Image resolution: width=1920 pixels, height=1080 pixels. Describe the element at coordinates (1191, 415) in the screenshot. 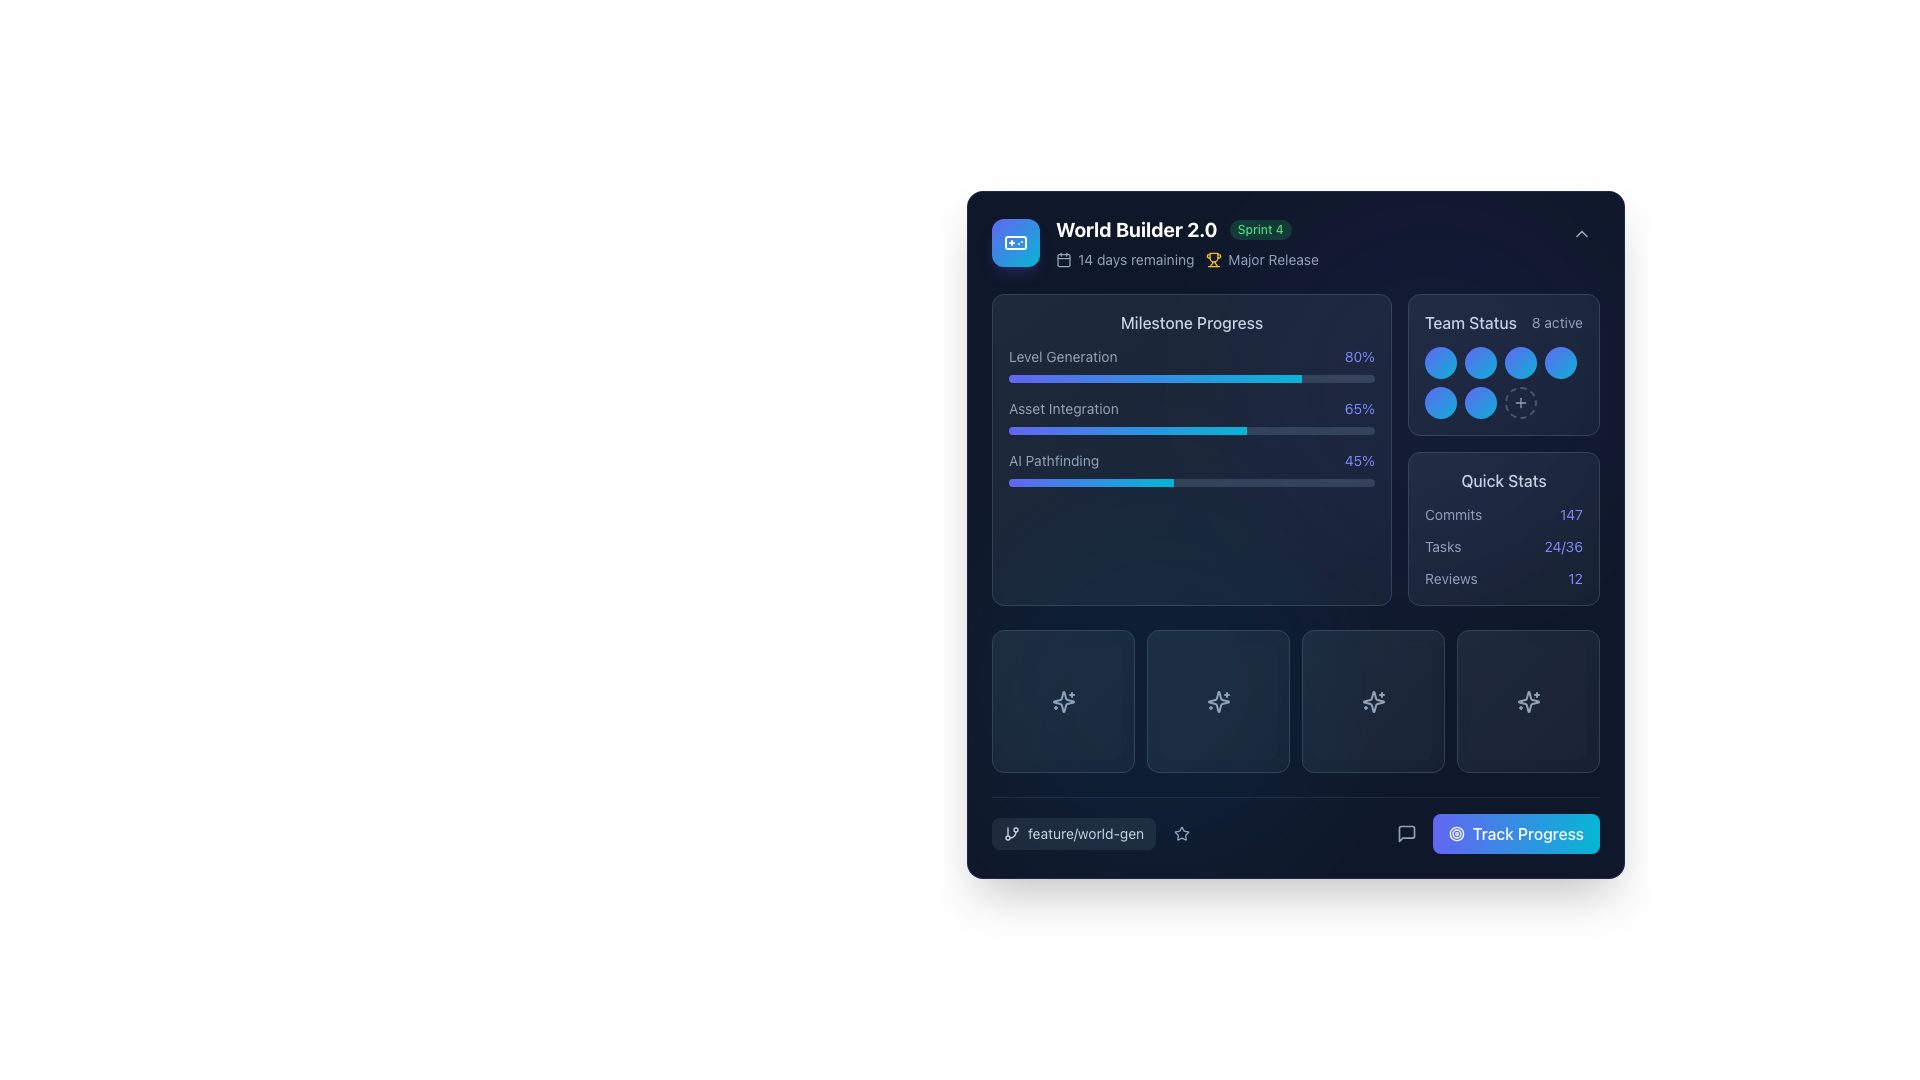

I see `progress label and percentage of the progress bar labeled 'Asset Integration' which shows '65%'` at that location.